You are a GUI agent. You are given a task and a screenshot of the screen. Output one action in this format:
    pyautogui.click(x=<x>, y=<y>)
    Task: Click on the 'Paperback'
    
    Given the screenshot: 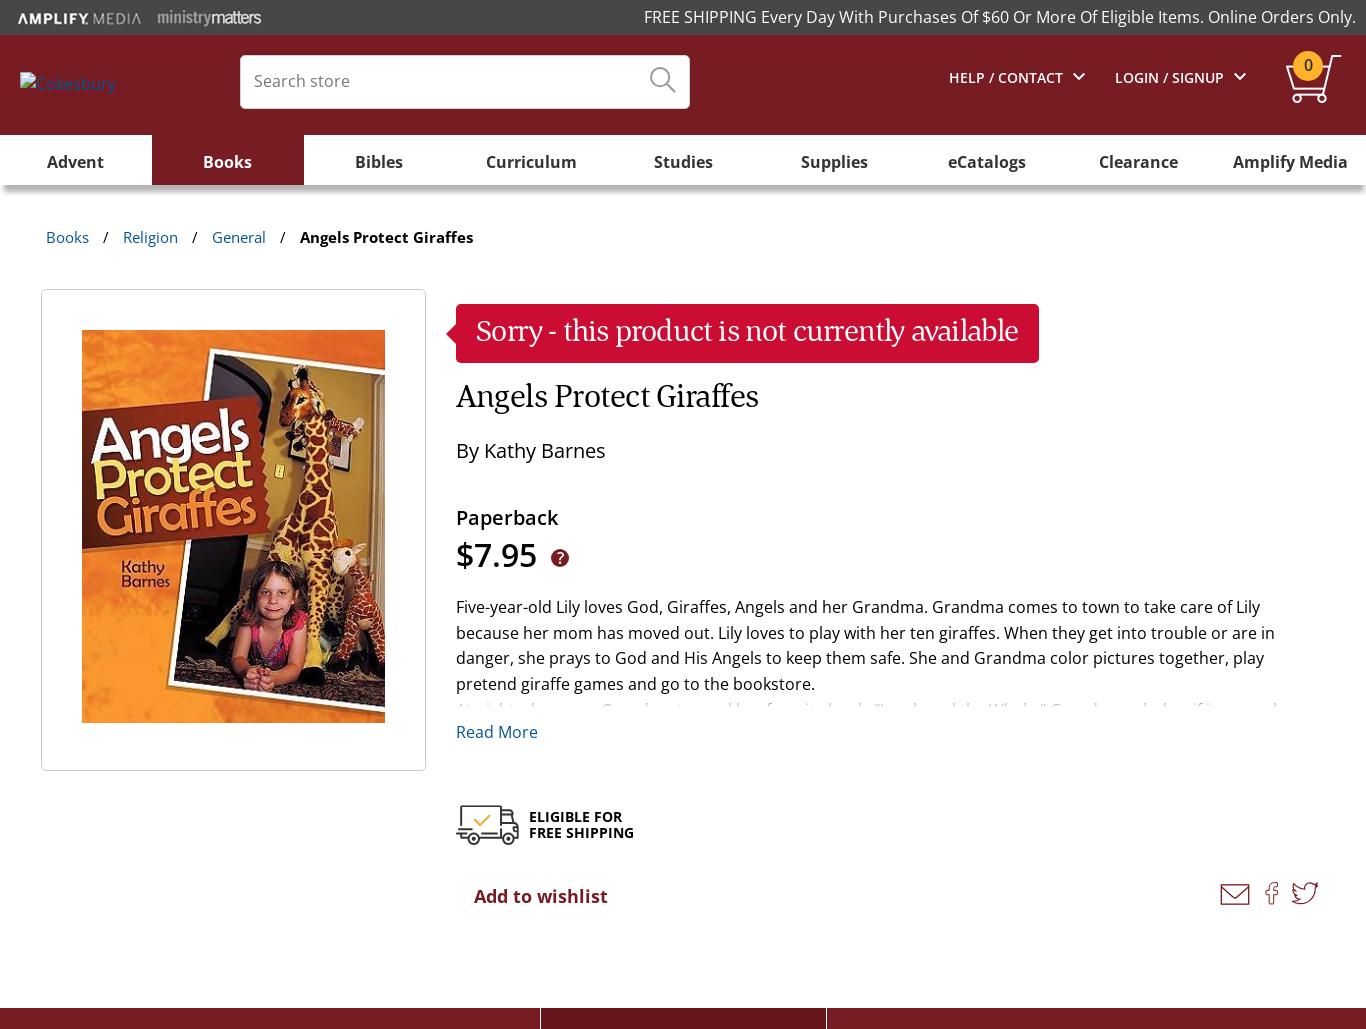 What is the action you would take?
    pyautogui.click(x=507, y=515)
    